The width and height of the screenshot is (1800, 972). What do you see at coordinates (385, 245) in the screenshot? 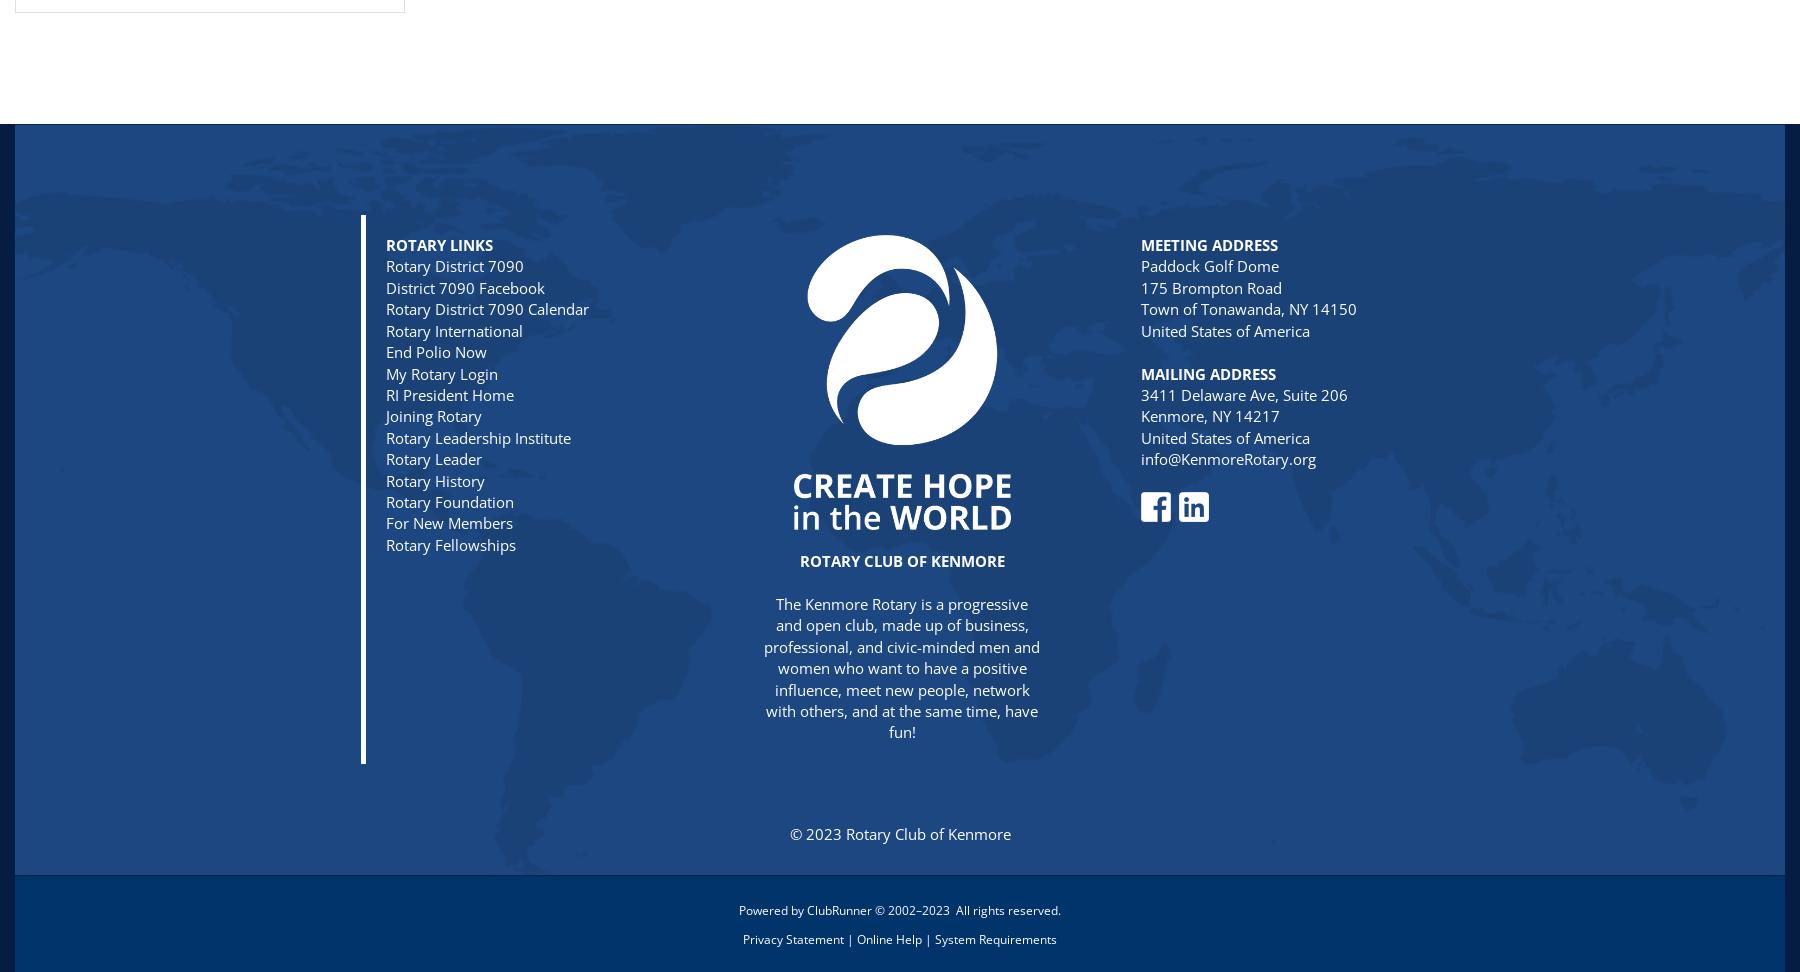
I see `'ROTARY LINKS'` at bounding box center [385, 245].